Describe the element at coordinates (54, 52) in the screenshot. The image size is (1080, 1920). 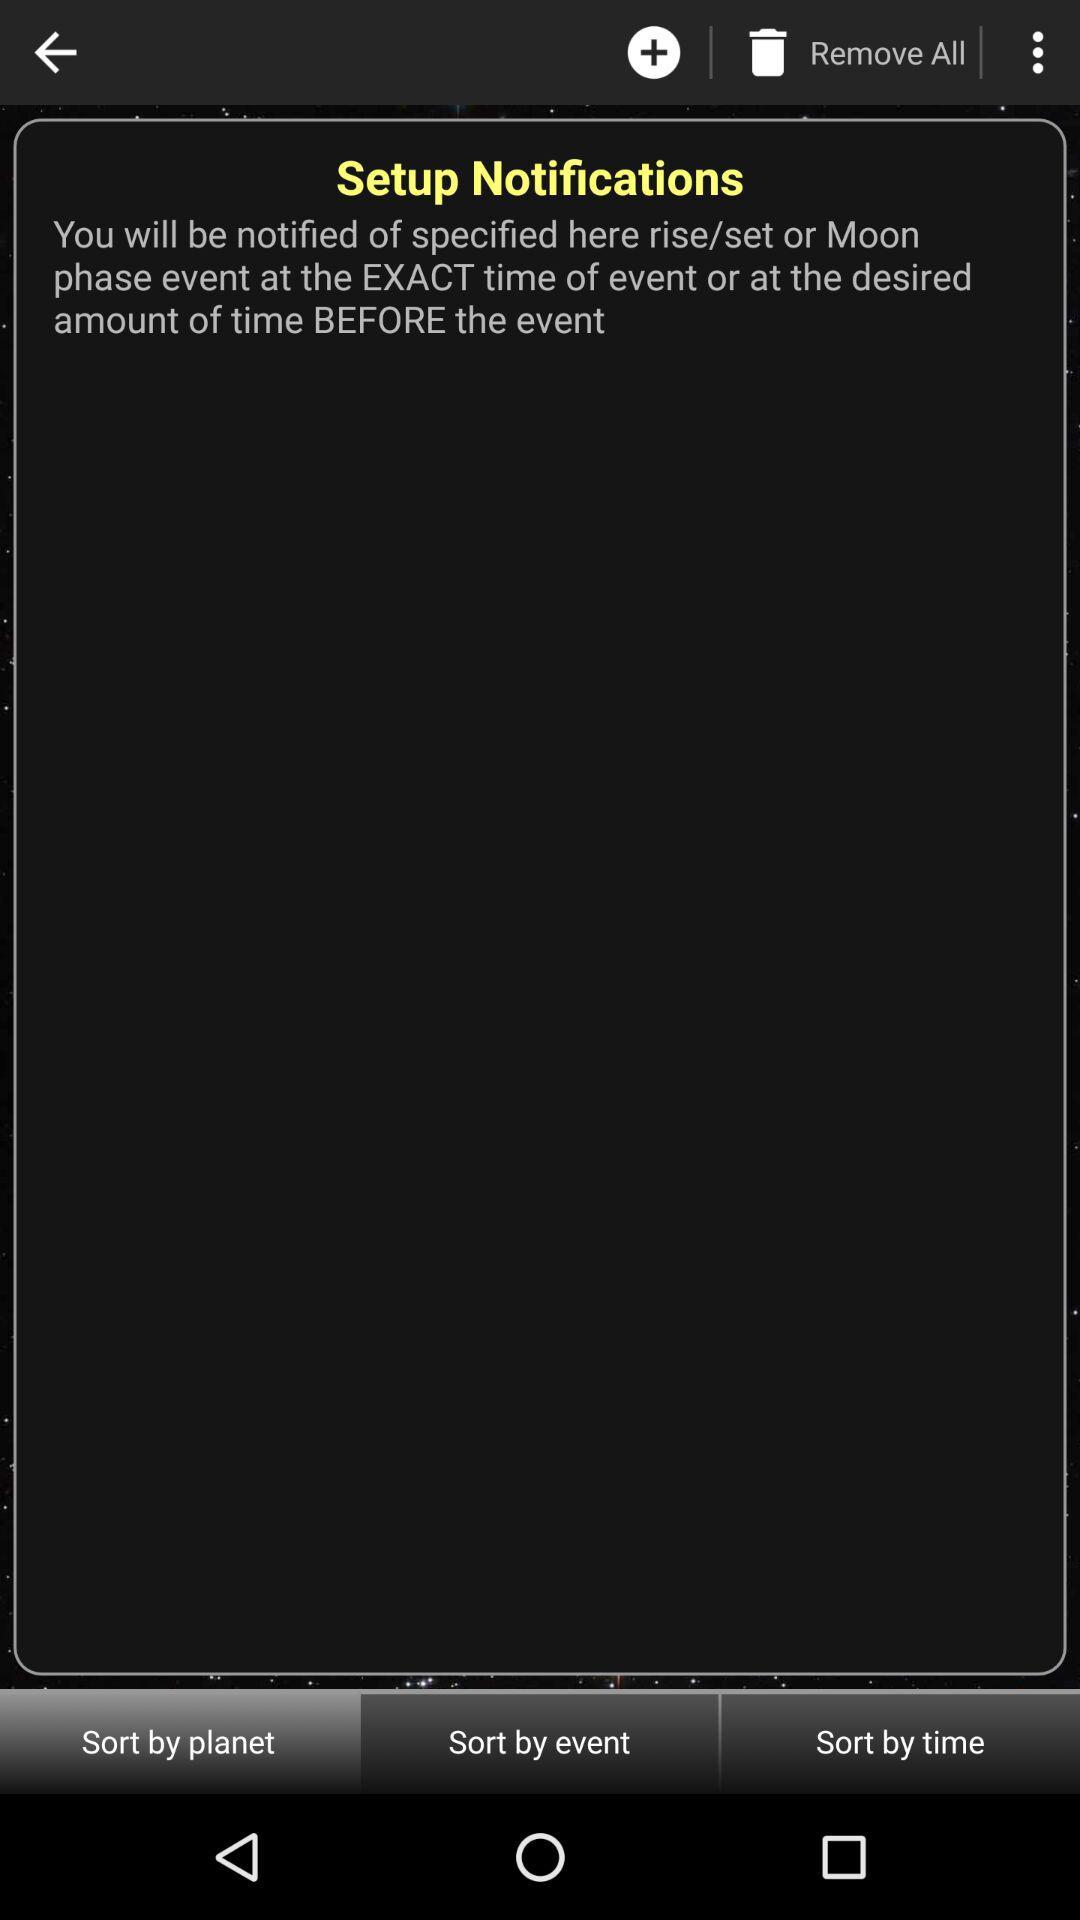
I see `the app above you will be app` at that location.